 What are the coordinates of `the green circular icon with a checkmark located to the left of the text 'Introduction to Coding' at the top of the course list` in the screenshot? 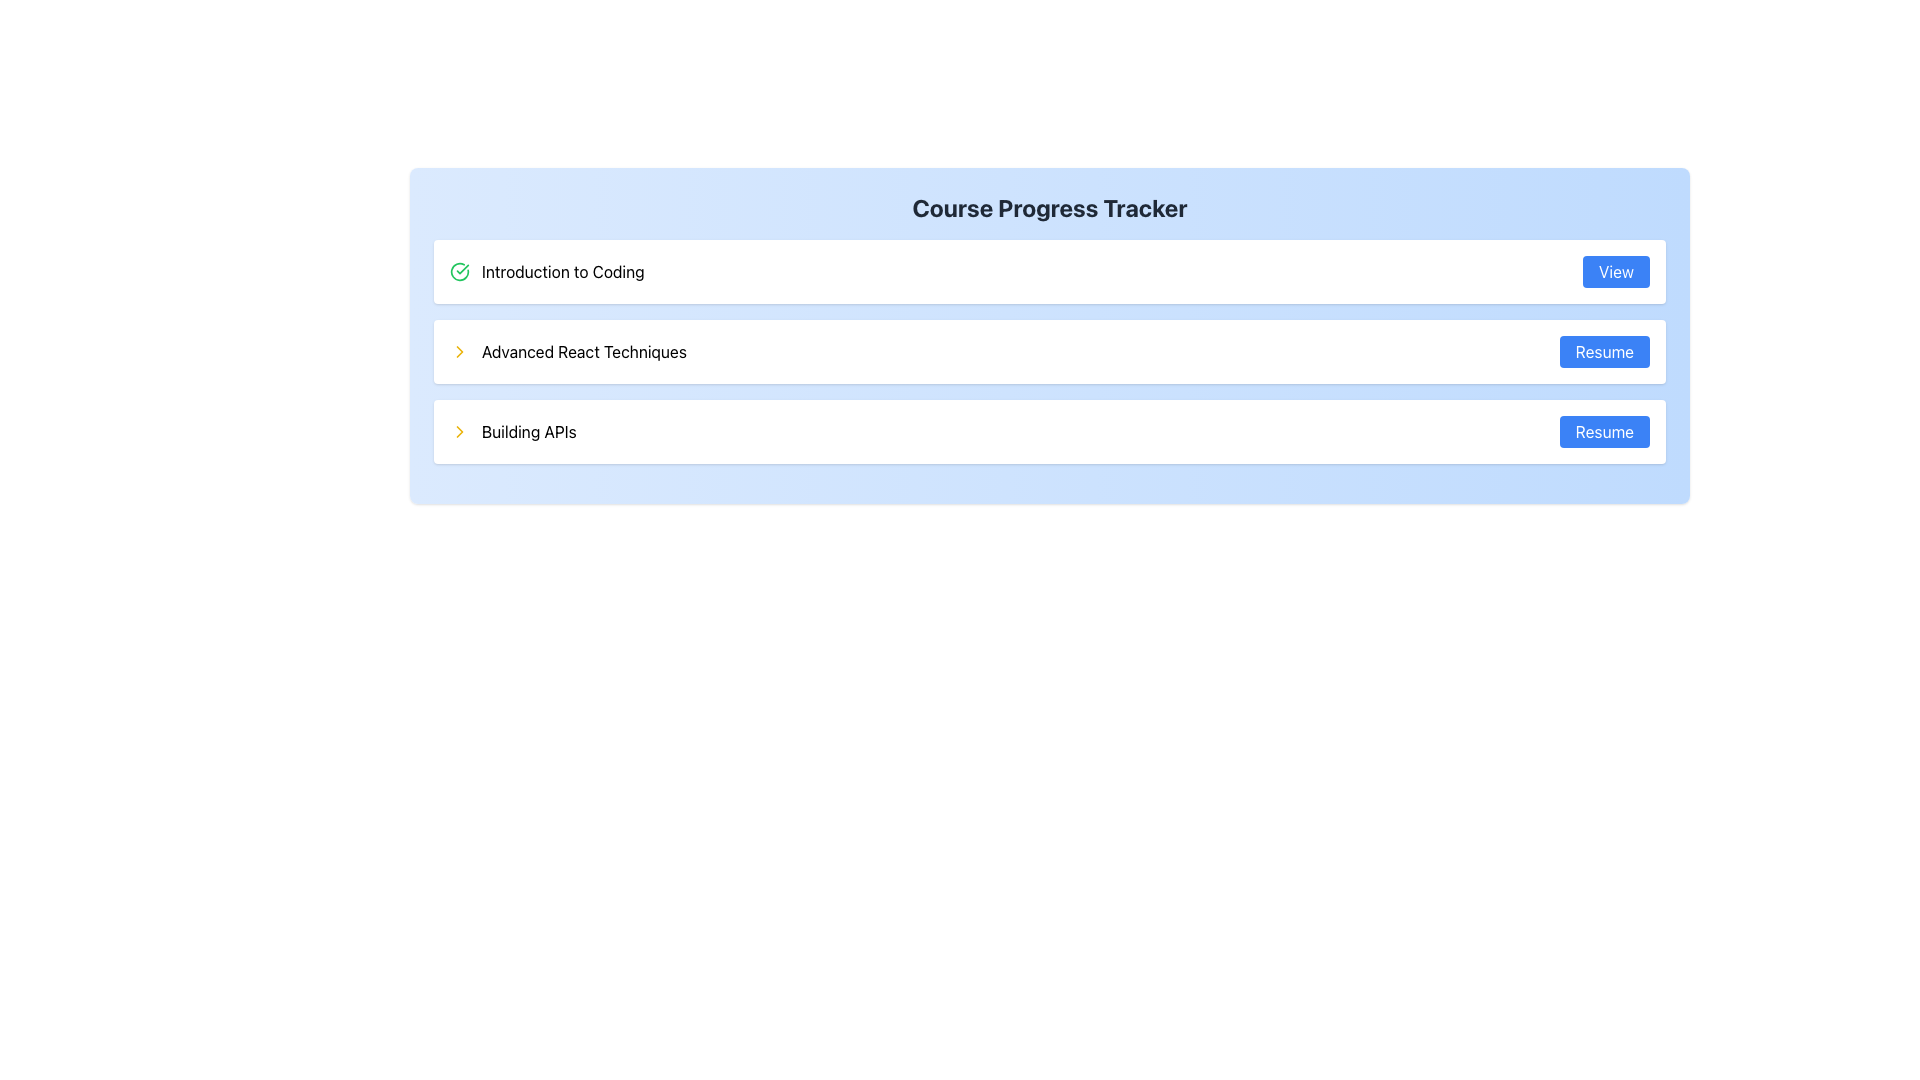 It's located at (459, 272).